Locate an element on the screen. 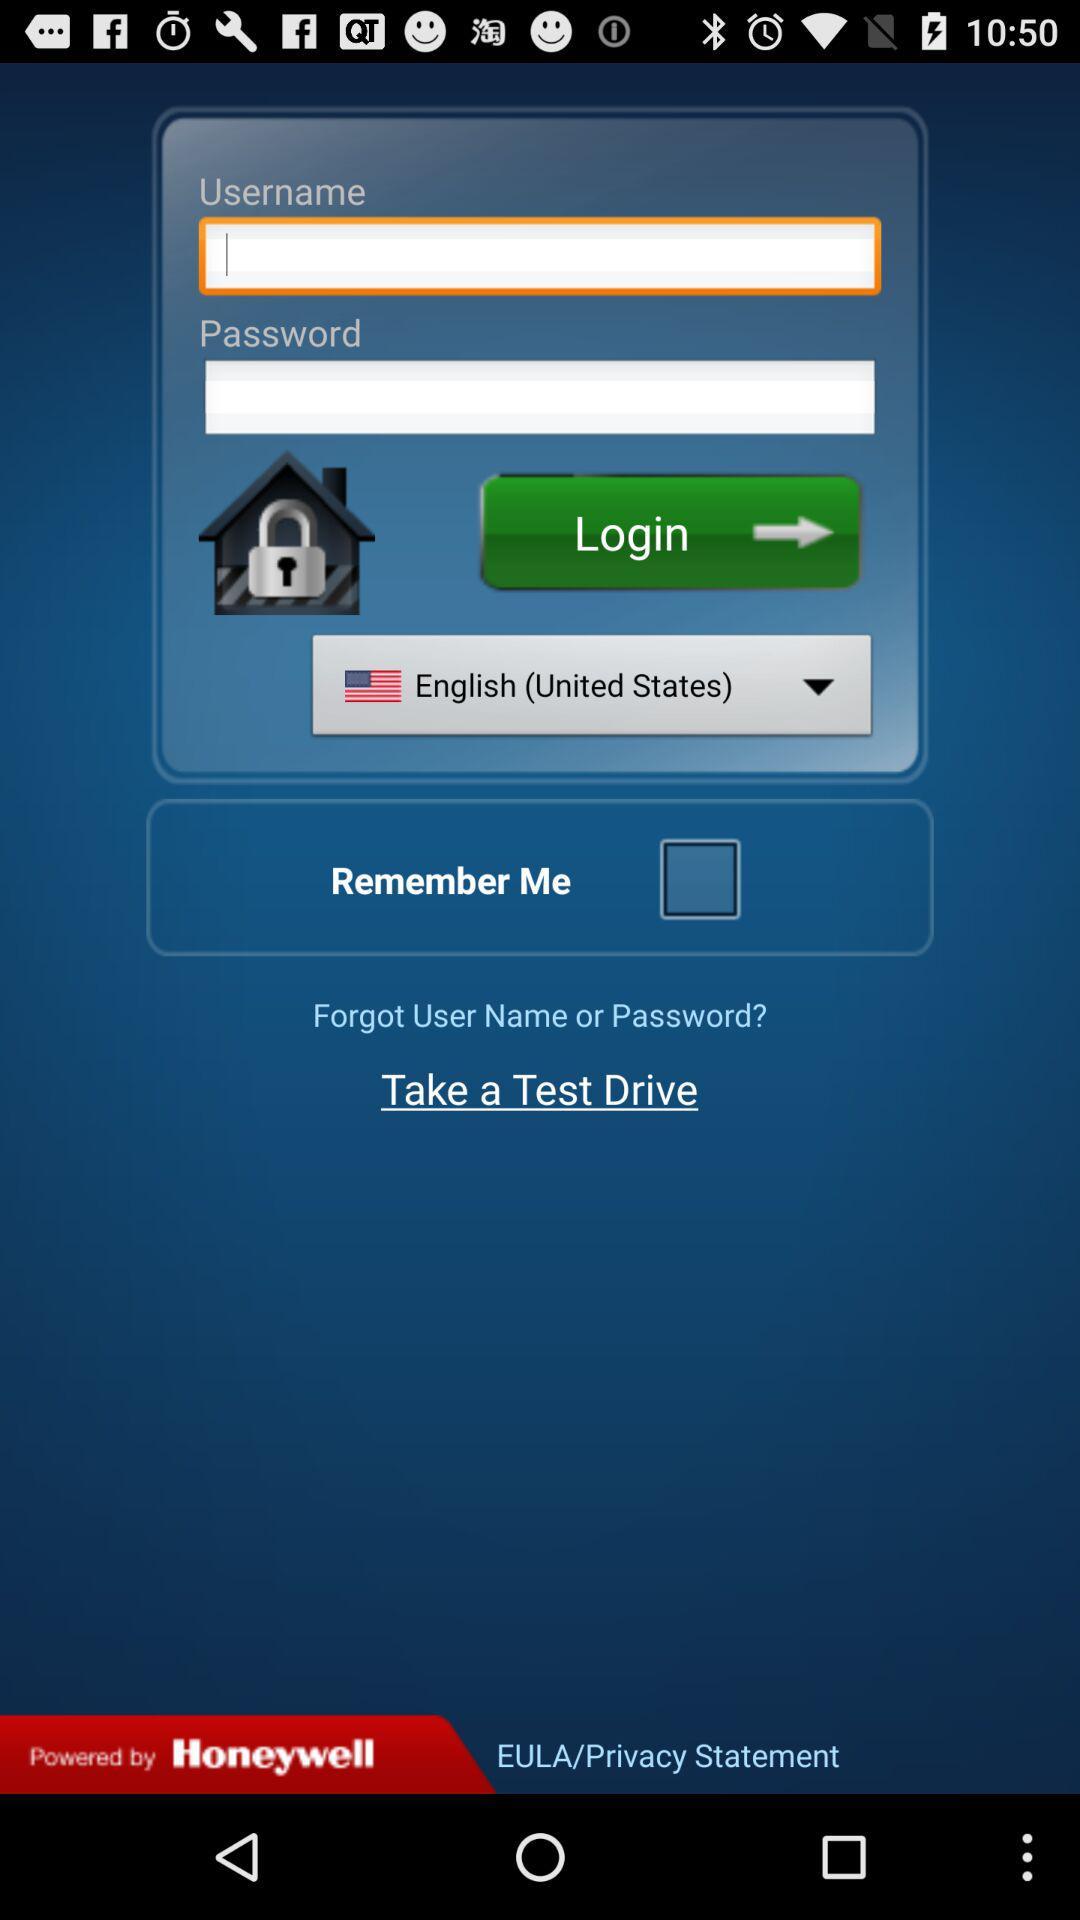 This screenshot has height=1920, width=1080. password input box is located at coordinates (540, 402).